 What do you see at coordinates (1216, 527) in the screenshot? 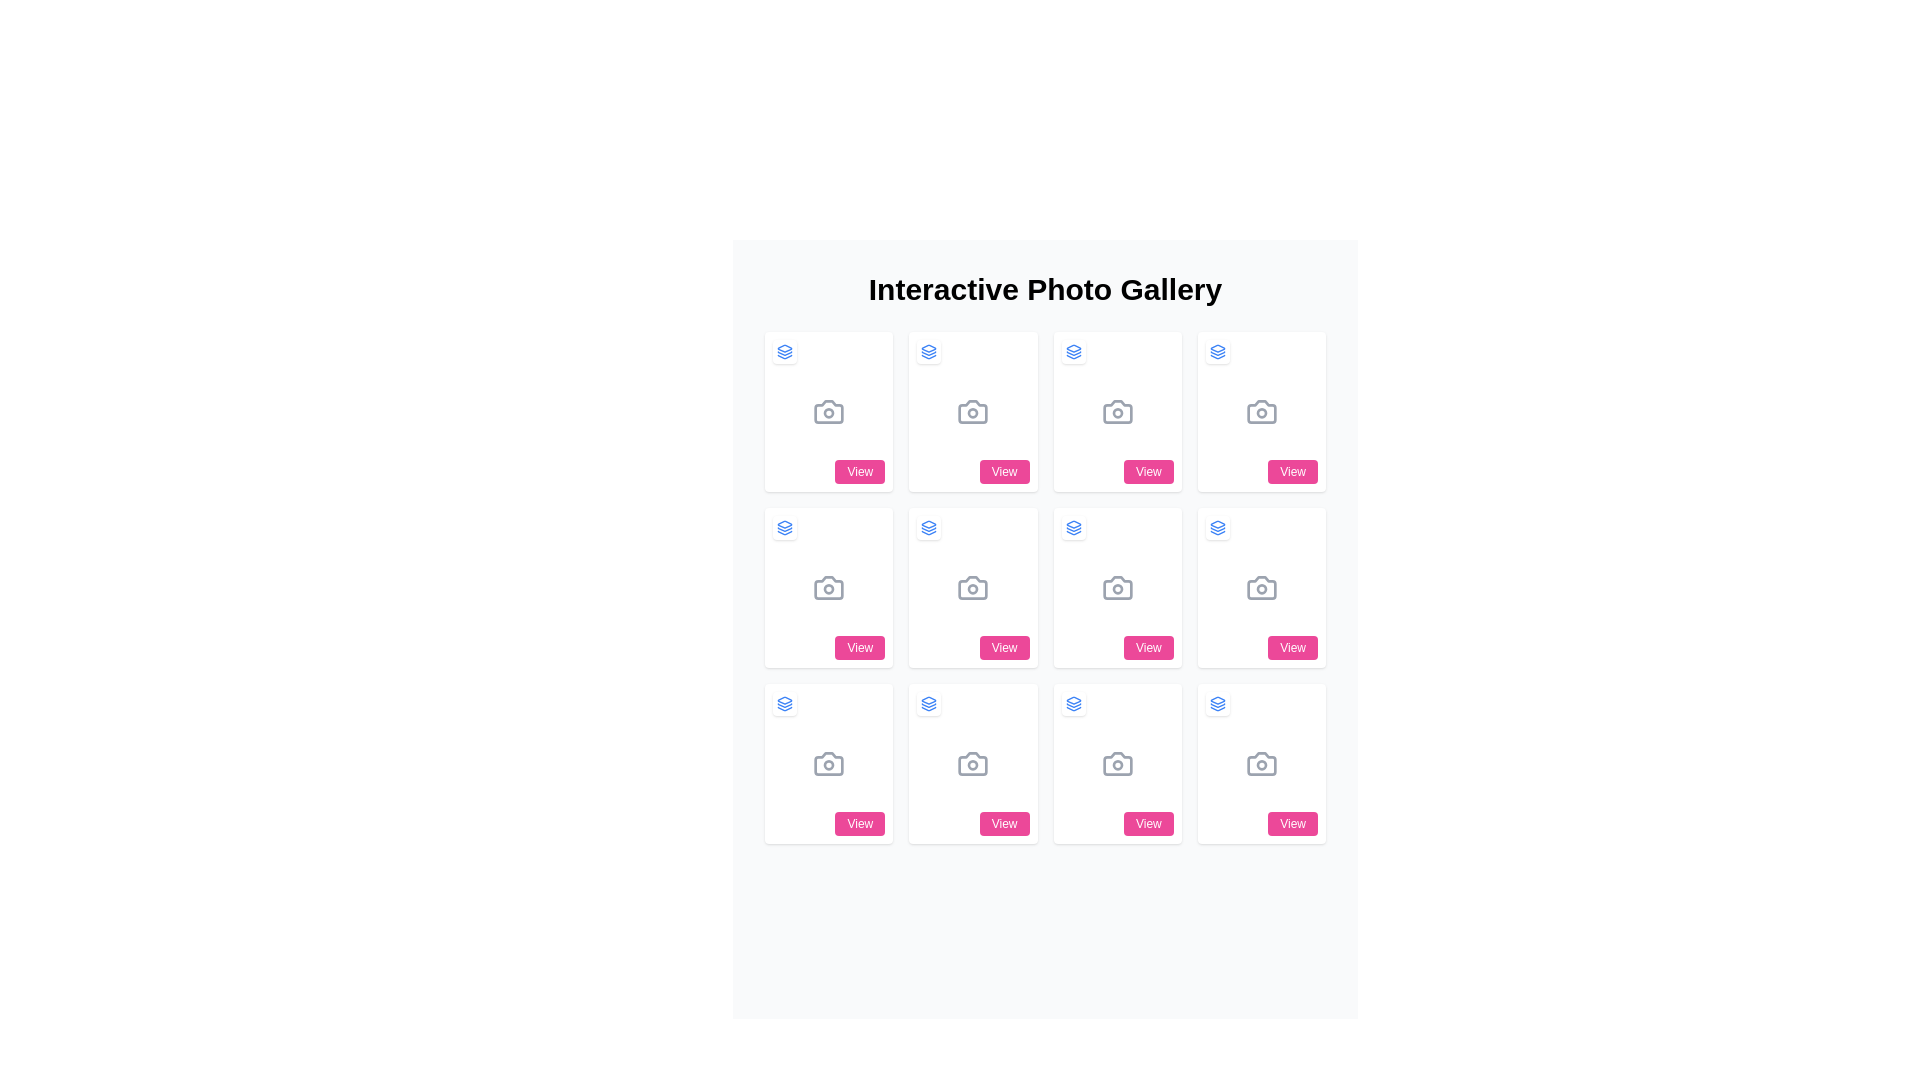
I see `the small blue layers icon located at the top-left corner of the card element` at bounding box center [1216, 527].